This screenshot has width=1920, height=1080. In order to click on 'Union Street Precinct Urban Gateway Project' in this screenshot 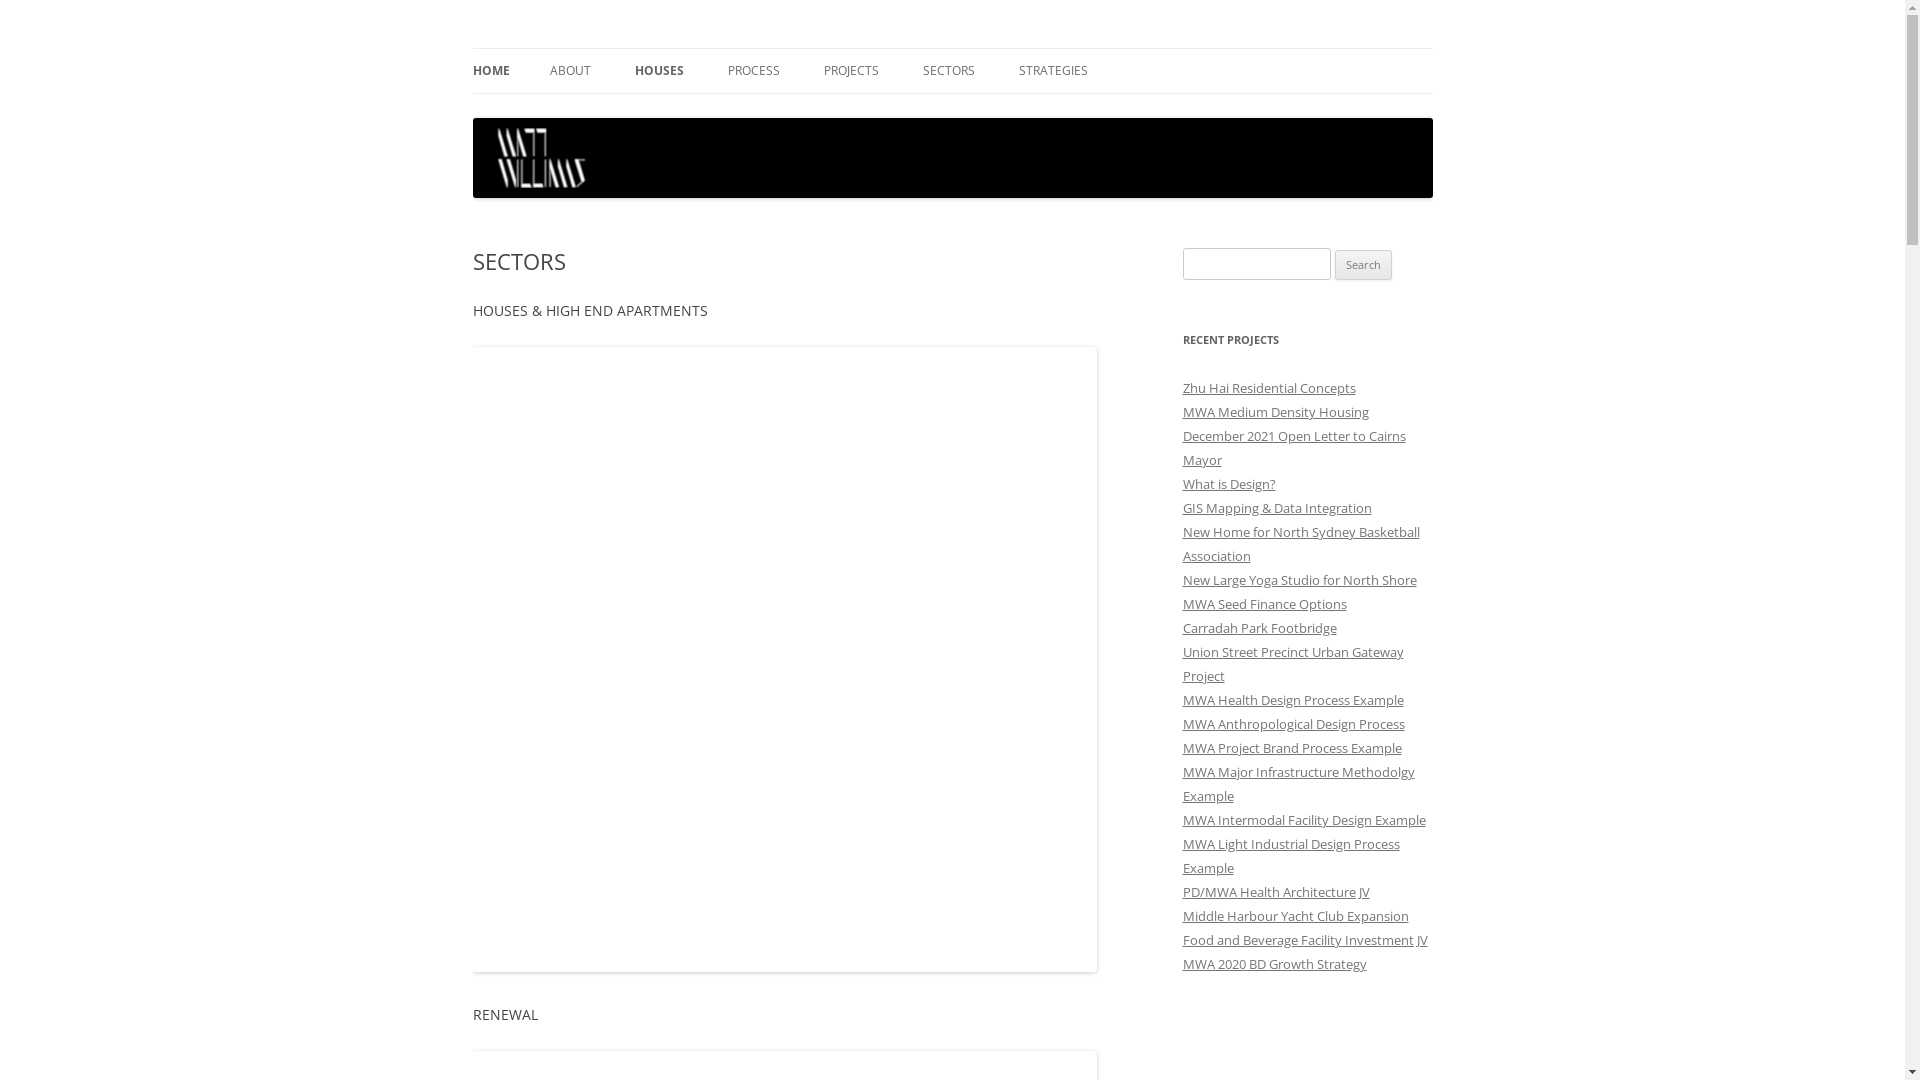, I will do `click(1292, 663)`.